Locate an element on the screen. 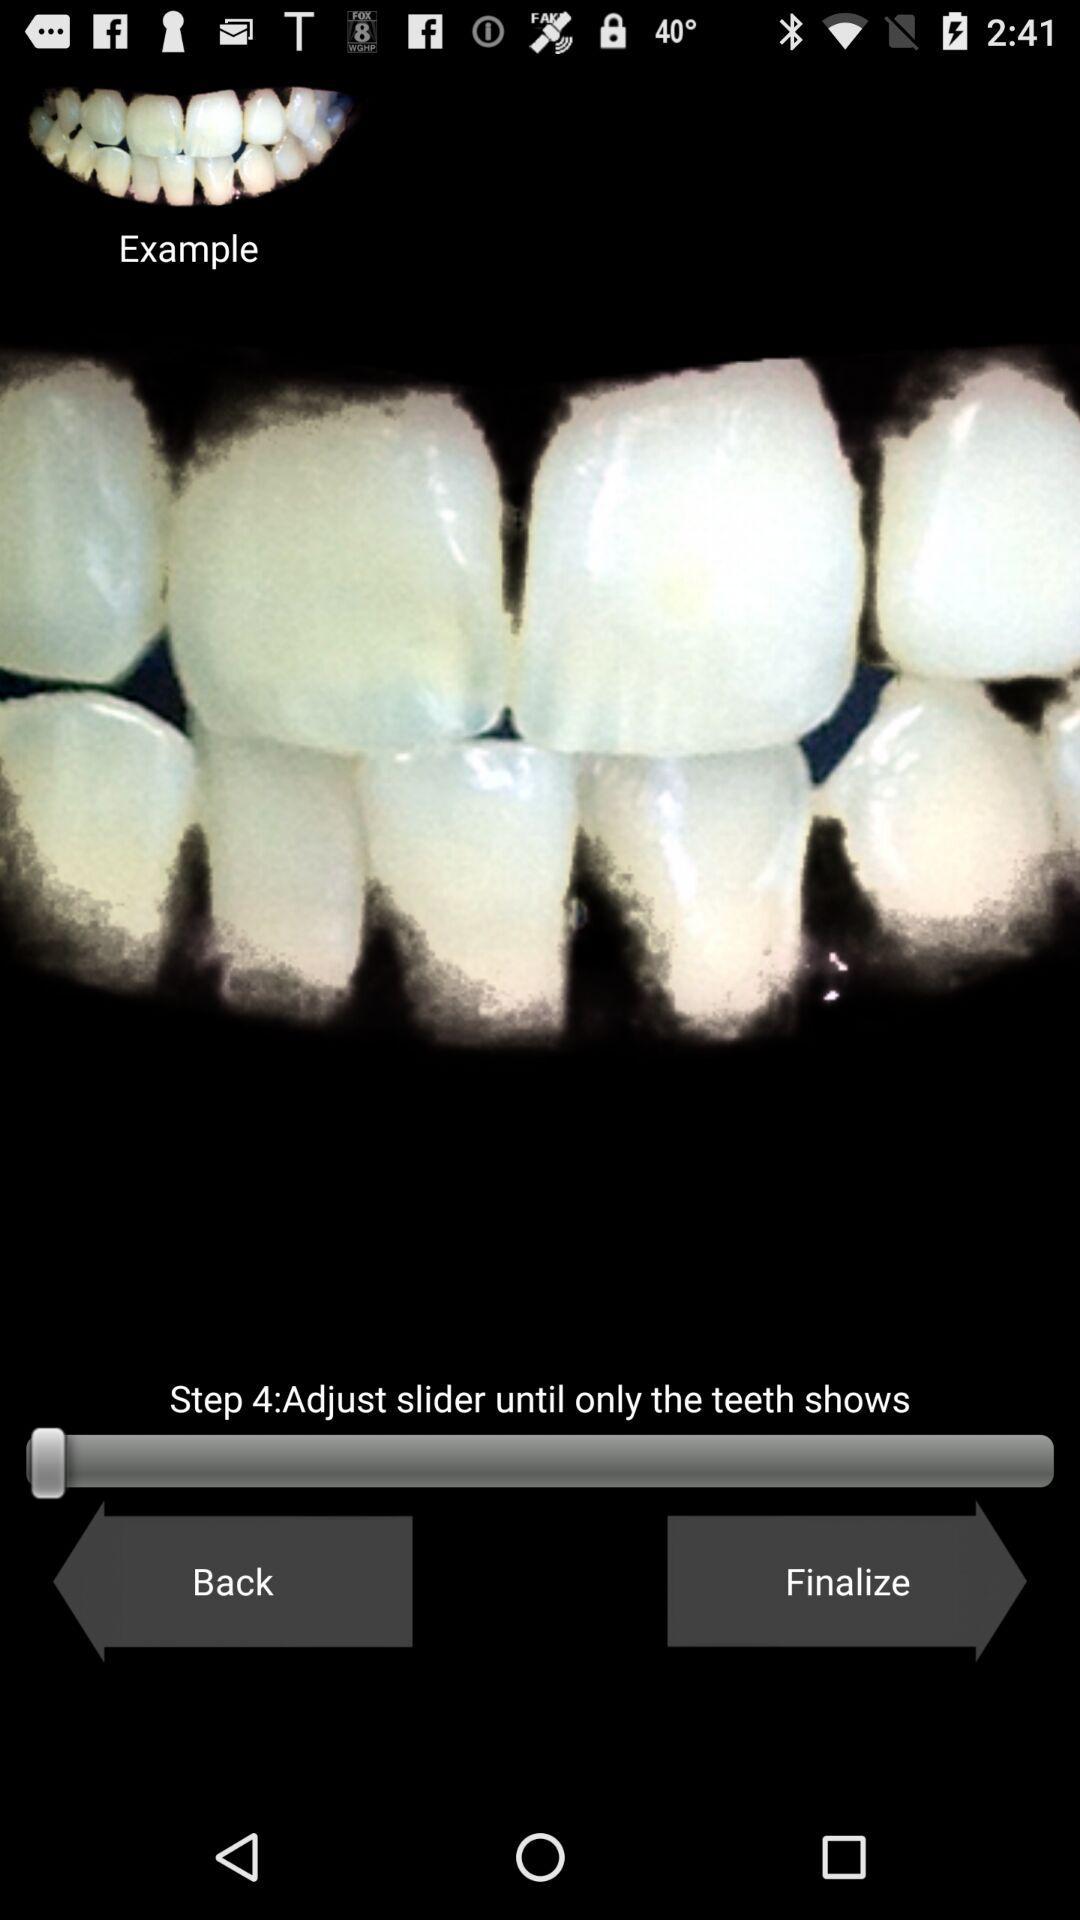 The width and height of the screenshot is (1080, 1920). the finalize at the bottom right corner is located at coordinates (847, 1580).